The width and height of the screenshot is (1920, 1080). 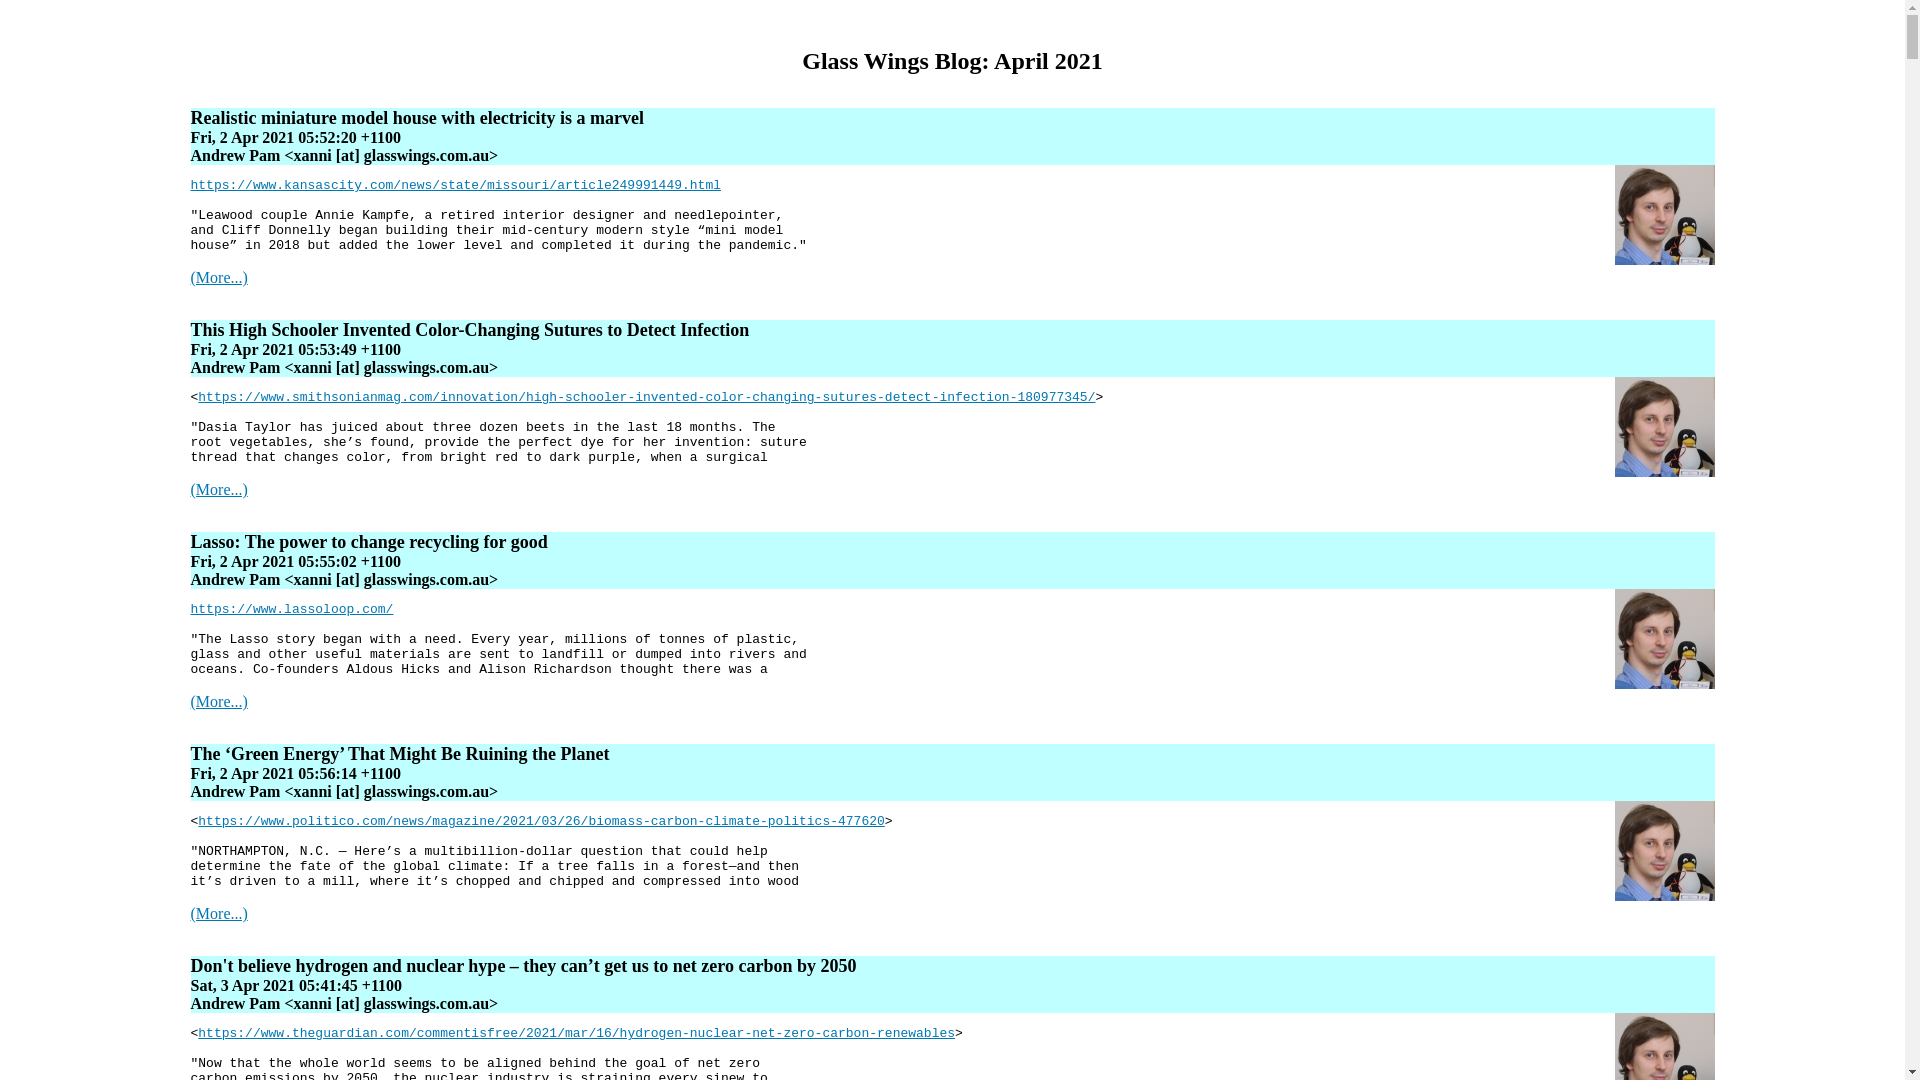 I want to click on '(More...)', so click(x=218, y=277).